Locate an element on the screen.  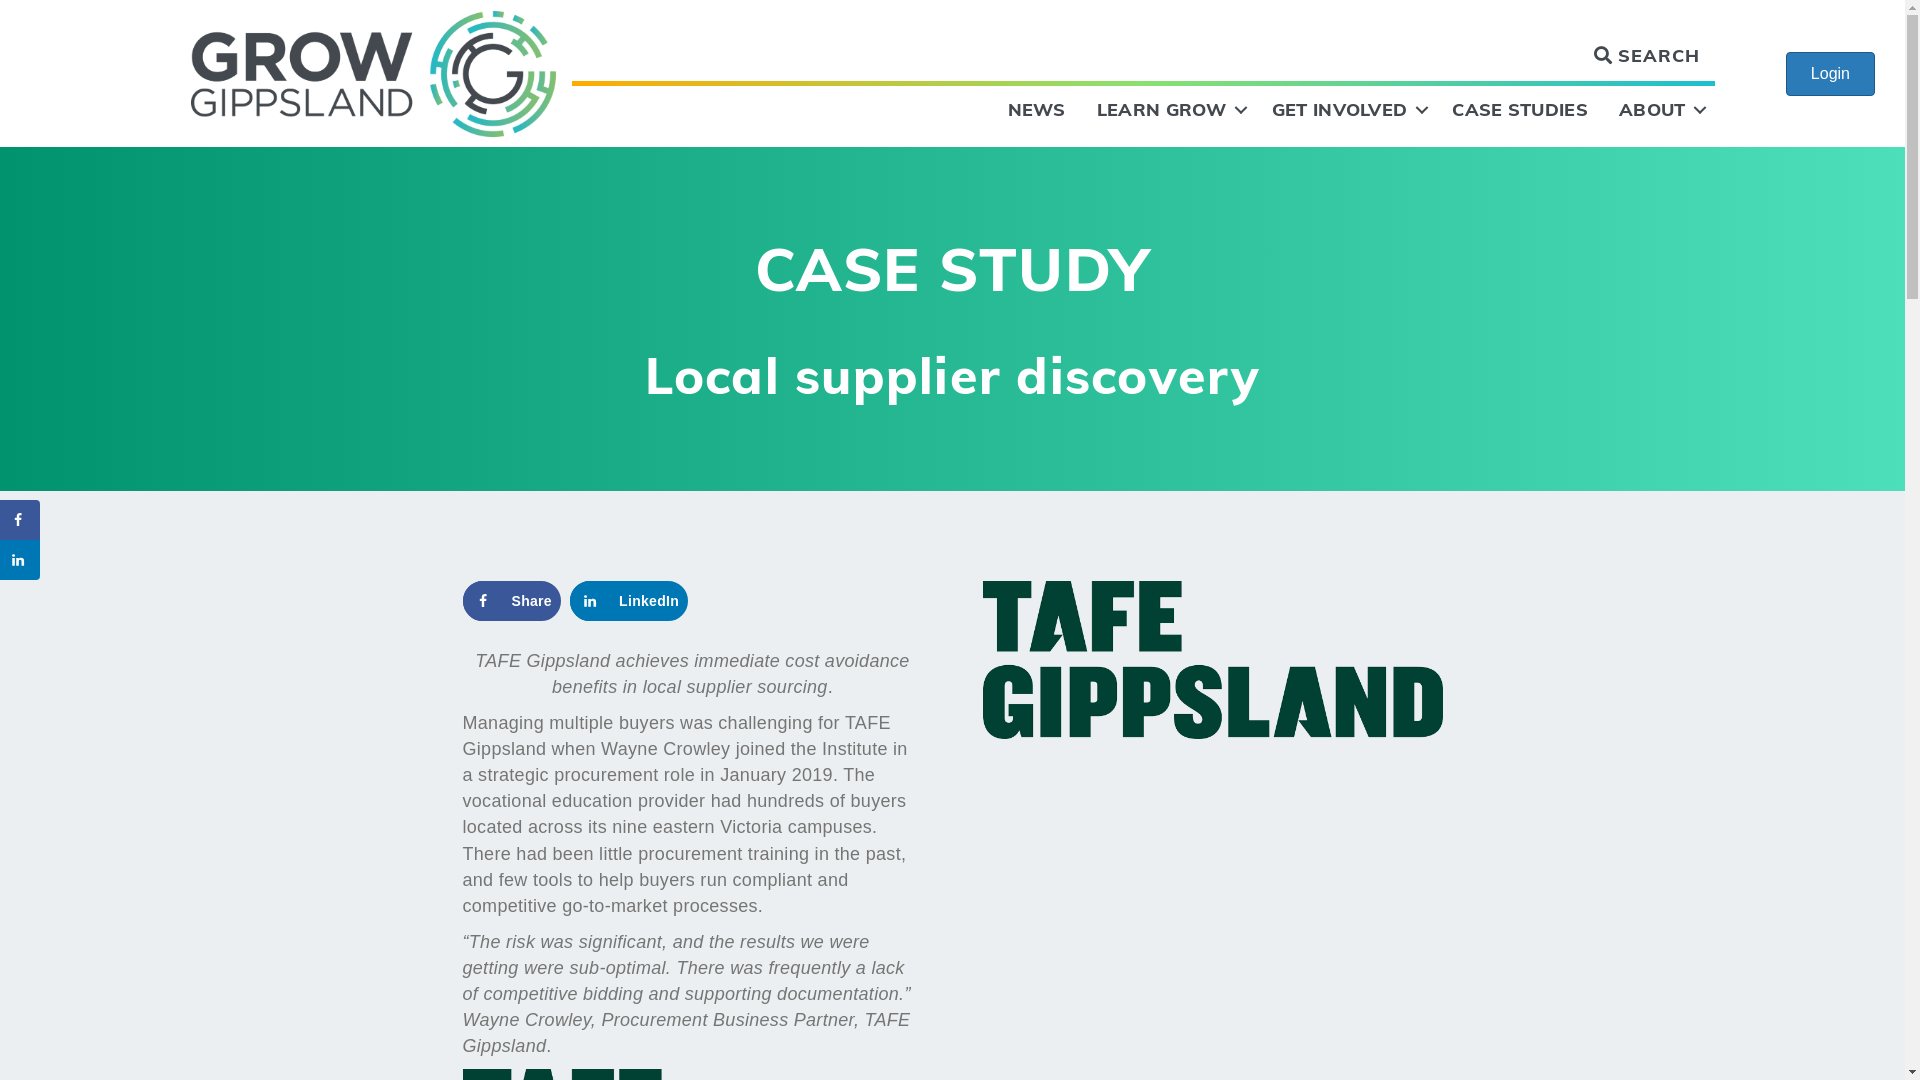
'LEARN GROW' is located at coordinates (1169, 110).